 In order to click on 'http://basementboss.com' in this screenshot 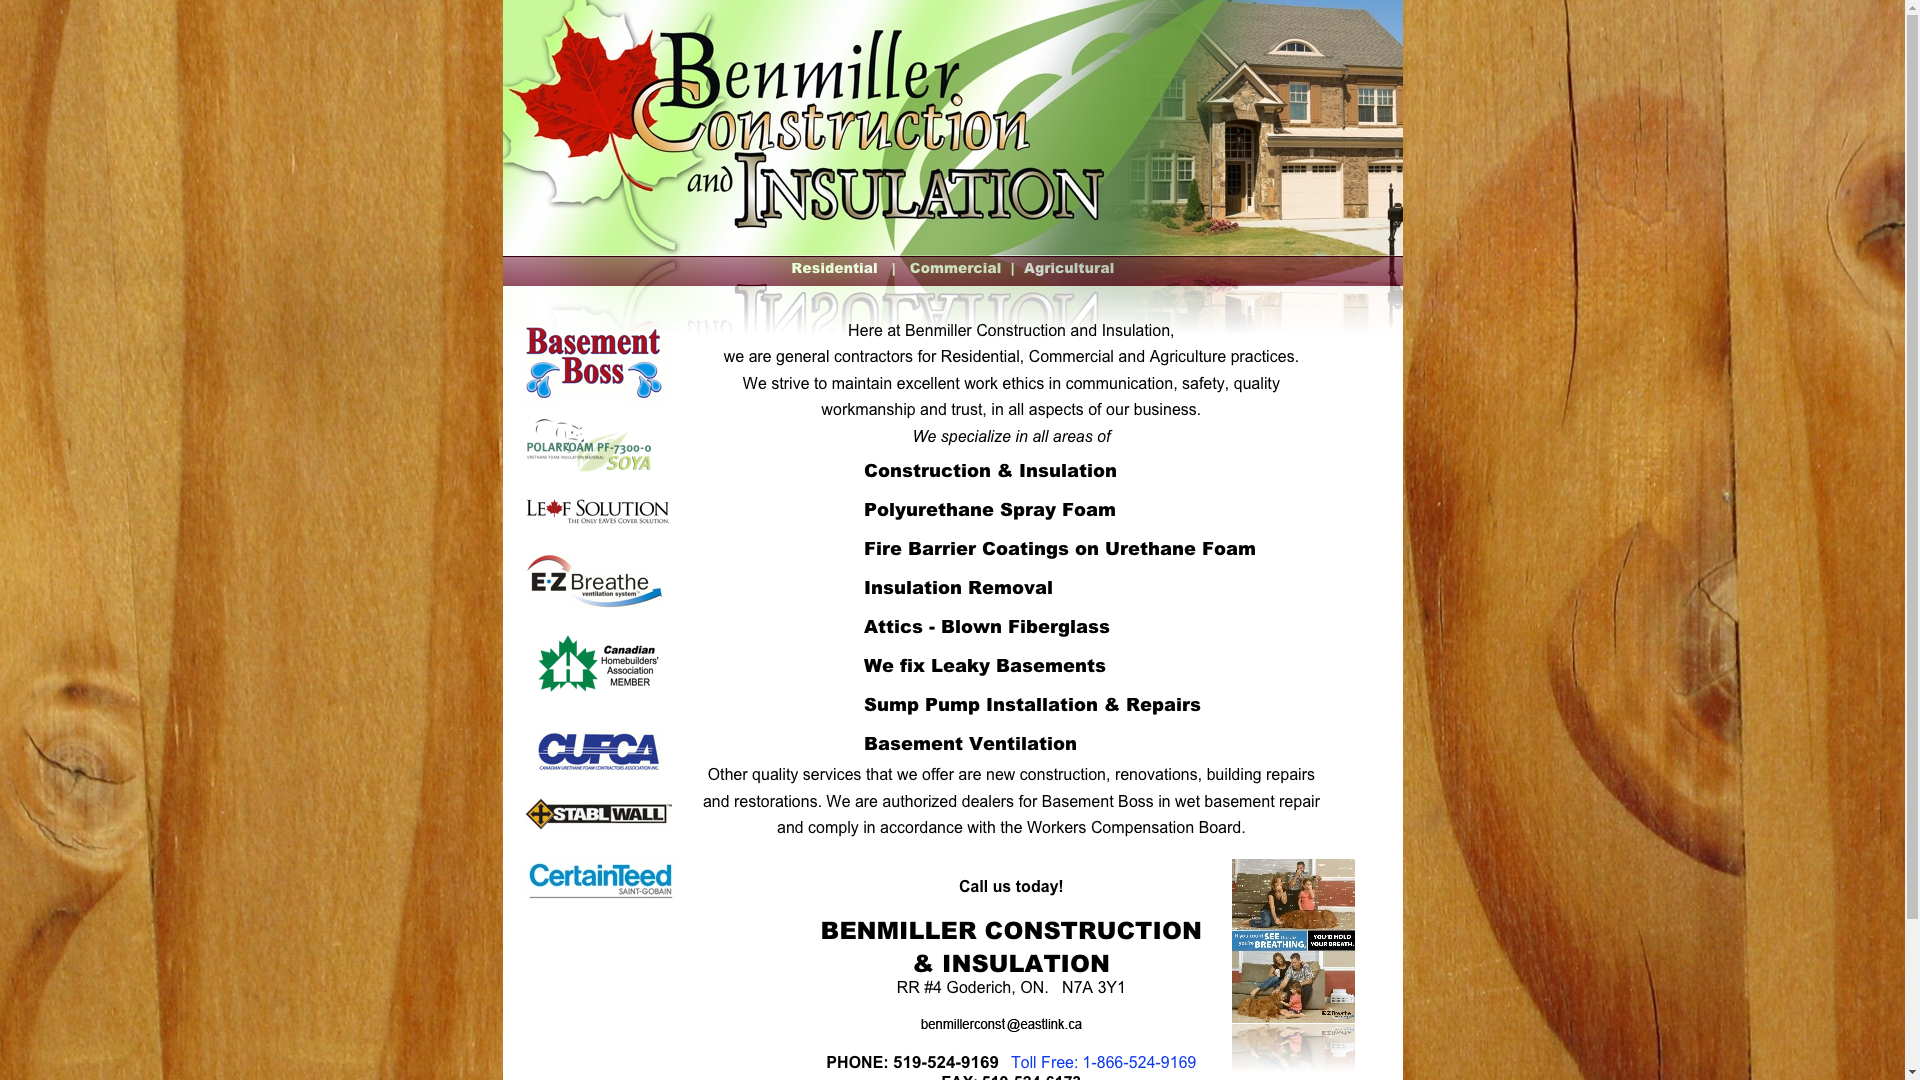, I will do `click(592, 402)`.